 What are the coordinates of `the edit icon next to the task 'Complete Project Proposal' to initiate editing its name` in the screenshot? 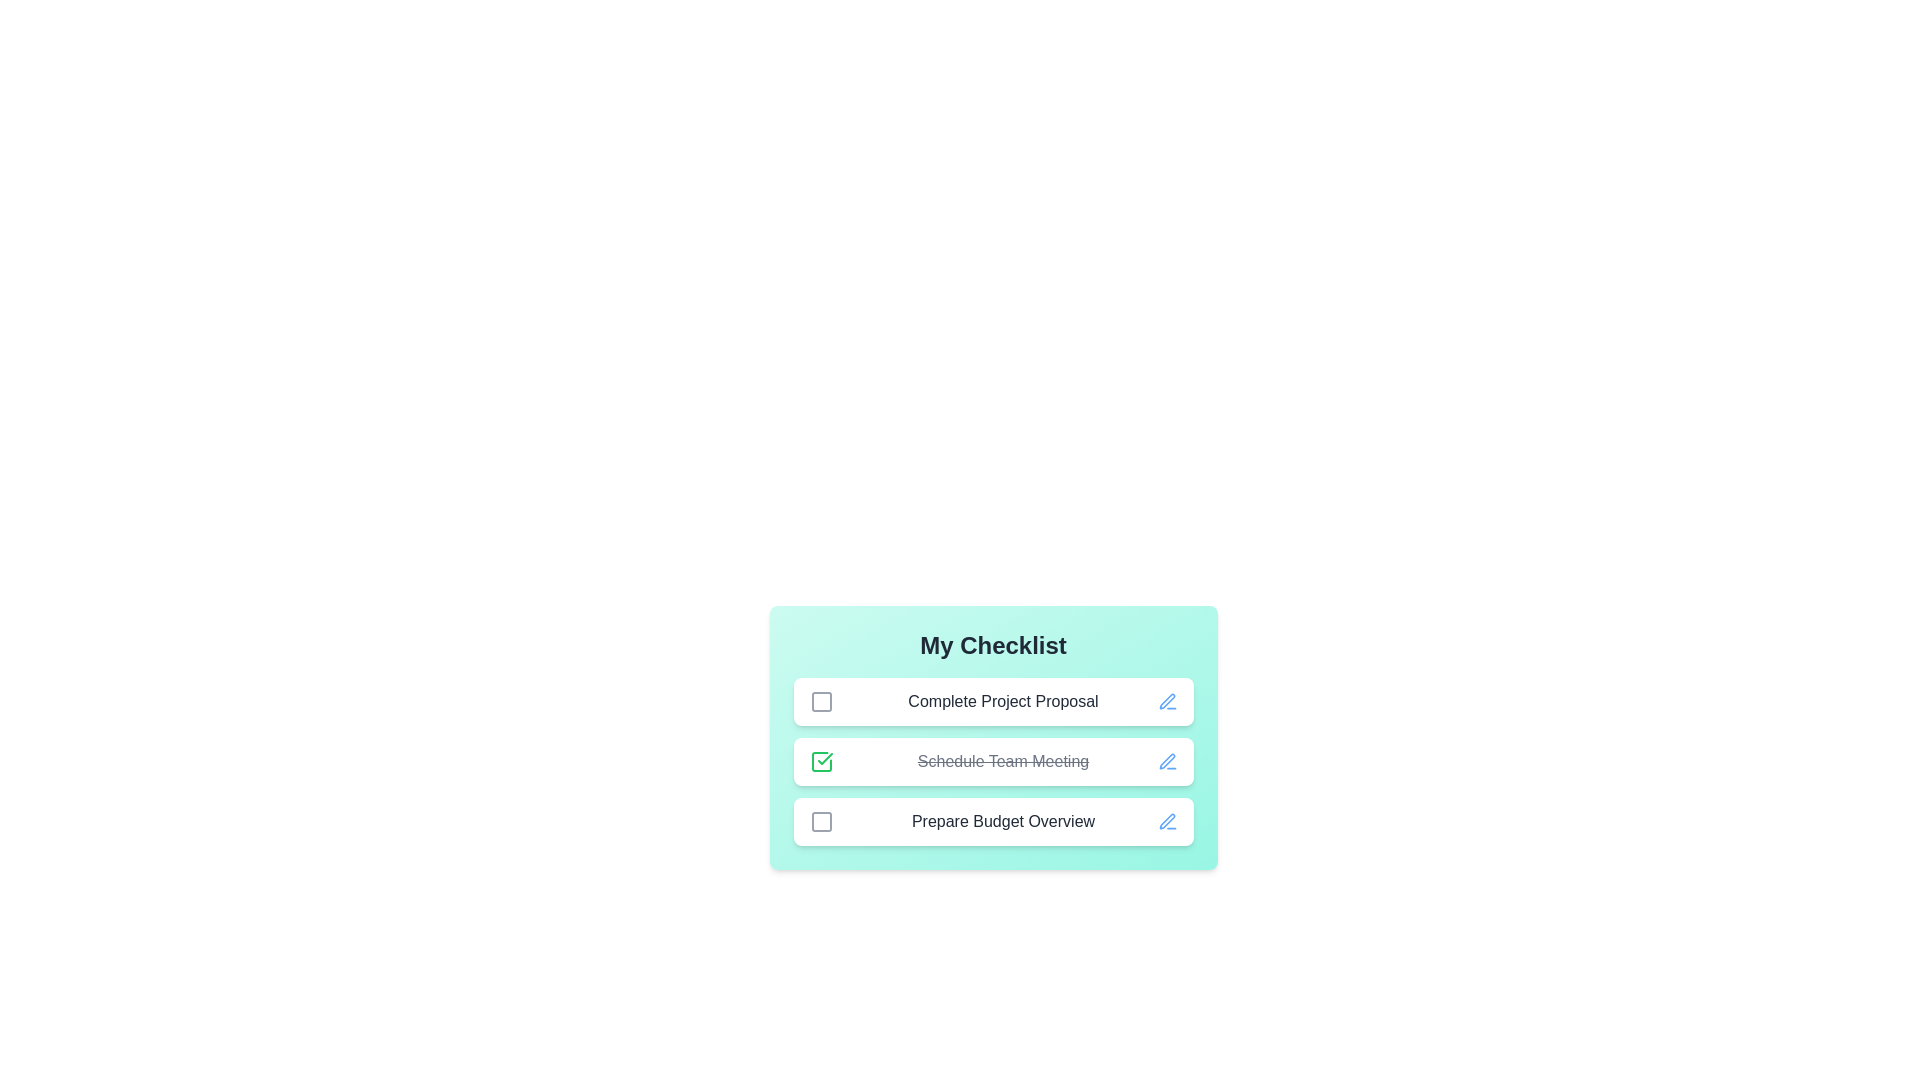 It's located at (1167, 701).